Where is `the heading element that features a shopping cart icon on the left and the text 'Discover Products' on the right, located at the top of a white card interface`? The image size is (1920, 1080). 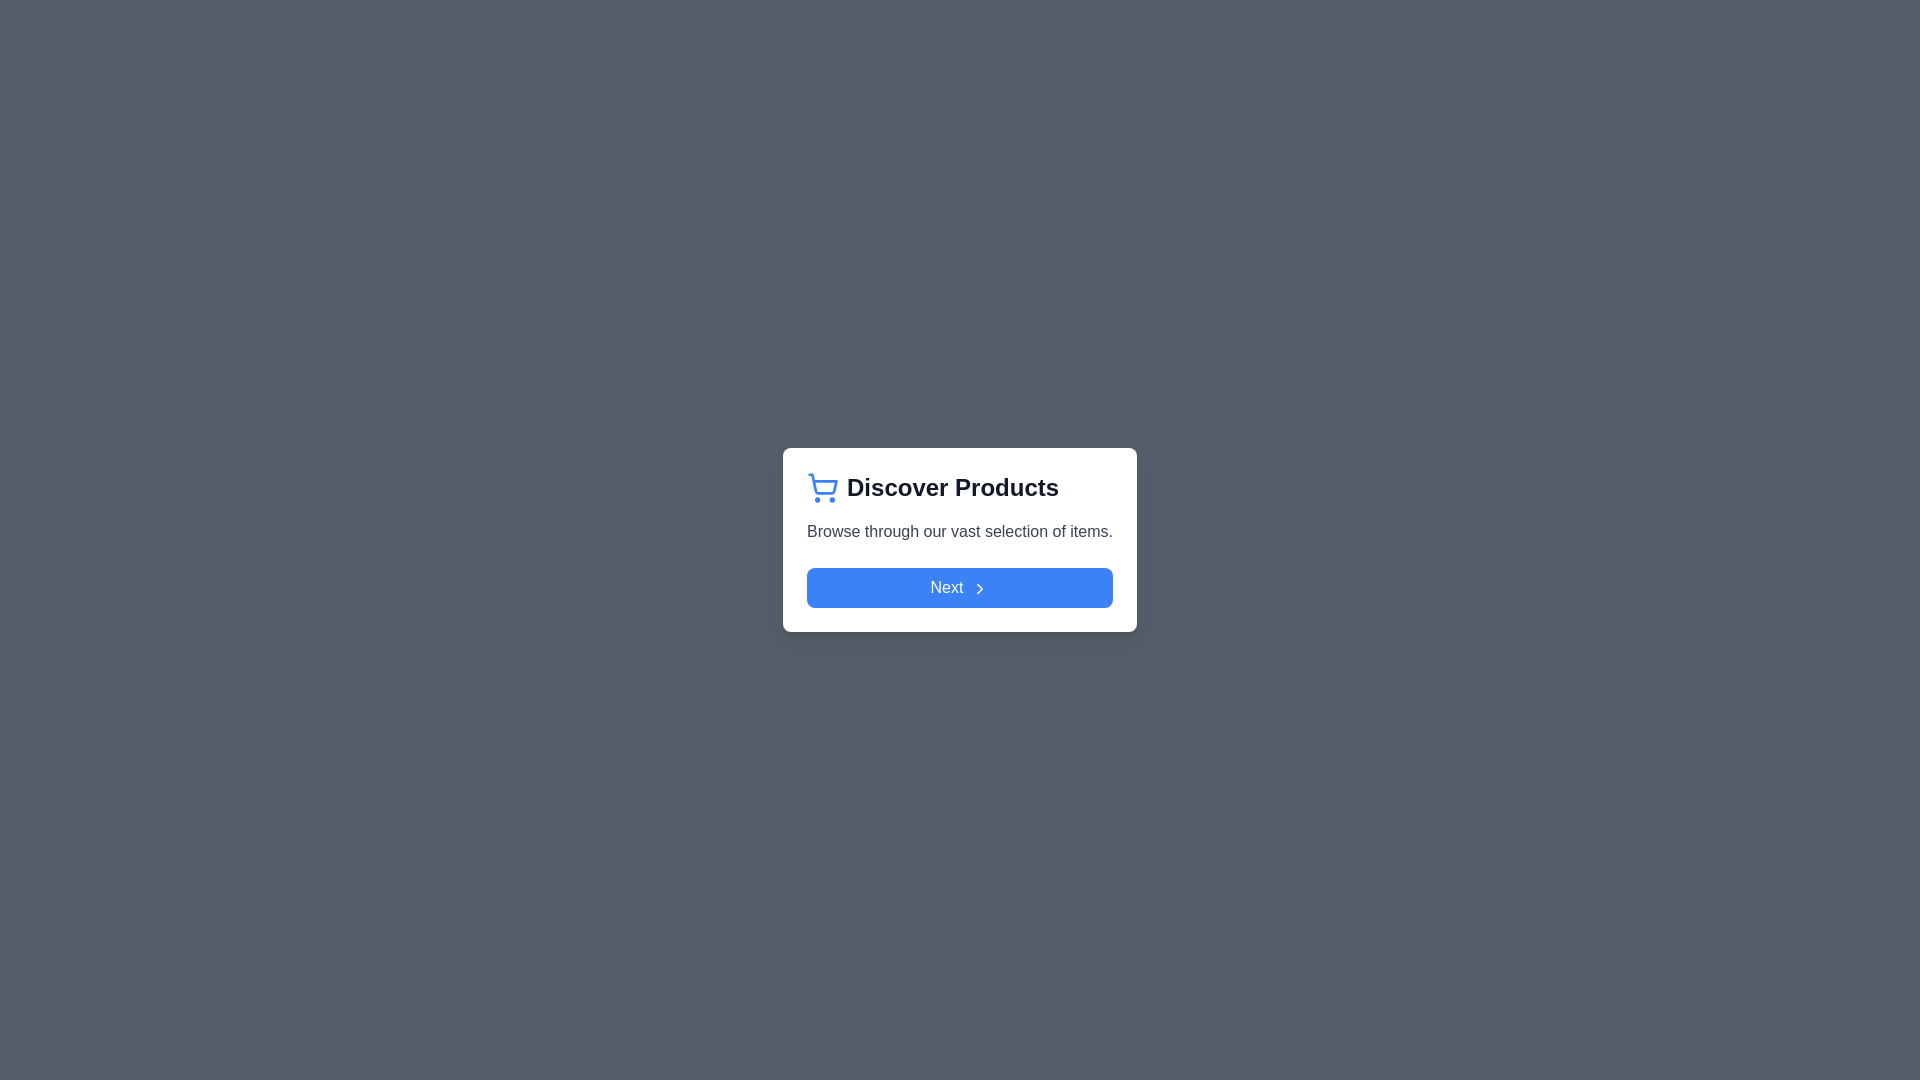
the heading element that features a shopping cart icon on the left and the text 'Discover Products' on the right, located at the top of a white card interface is located at coordinates (960, 488).